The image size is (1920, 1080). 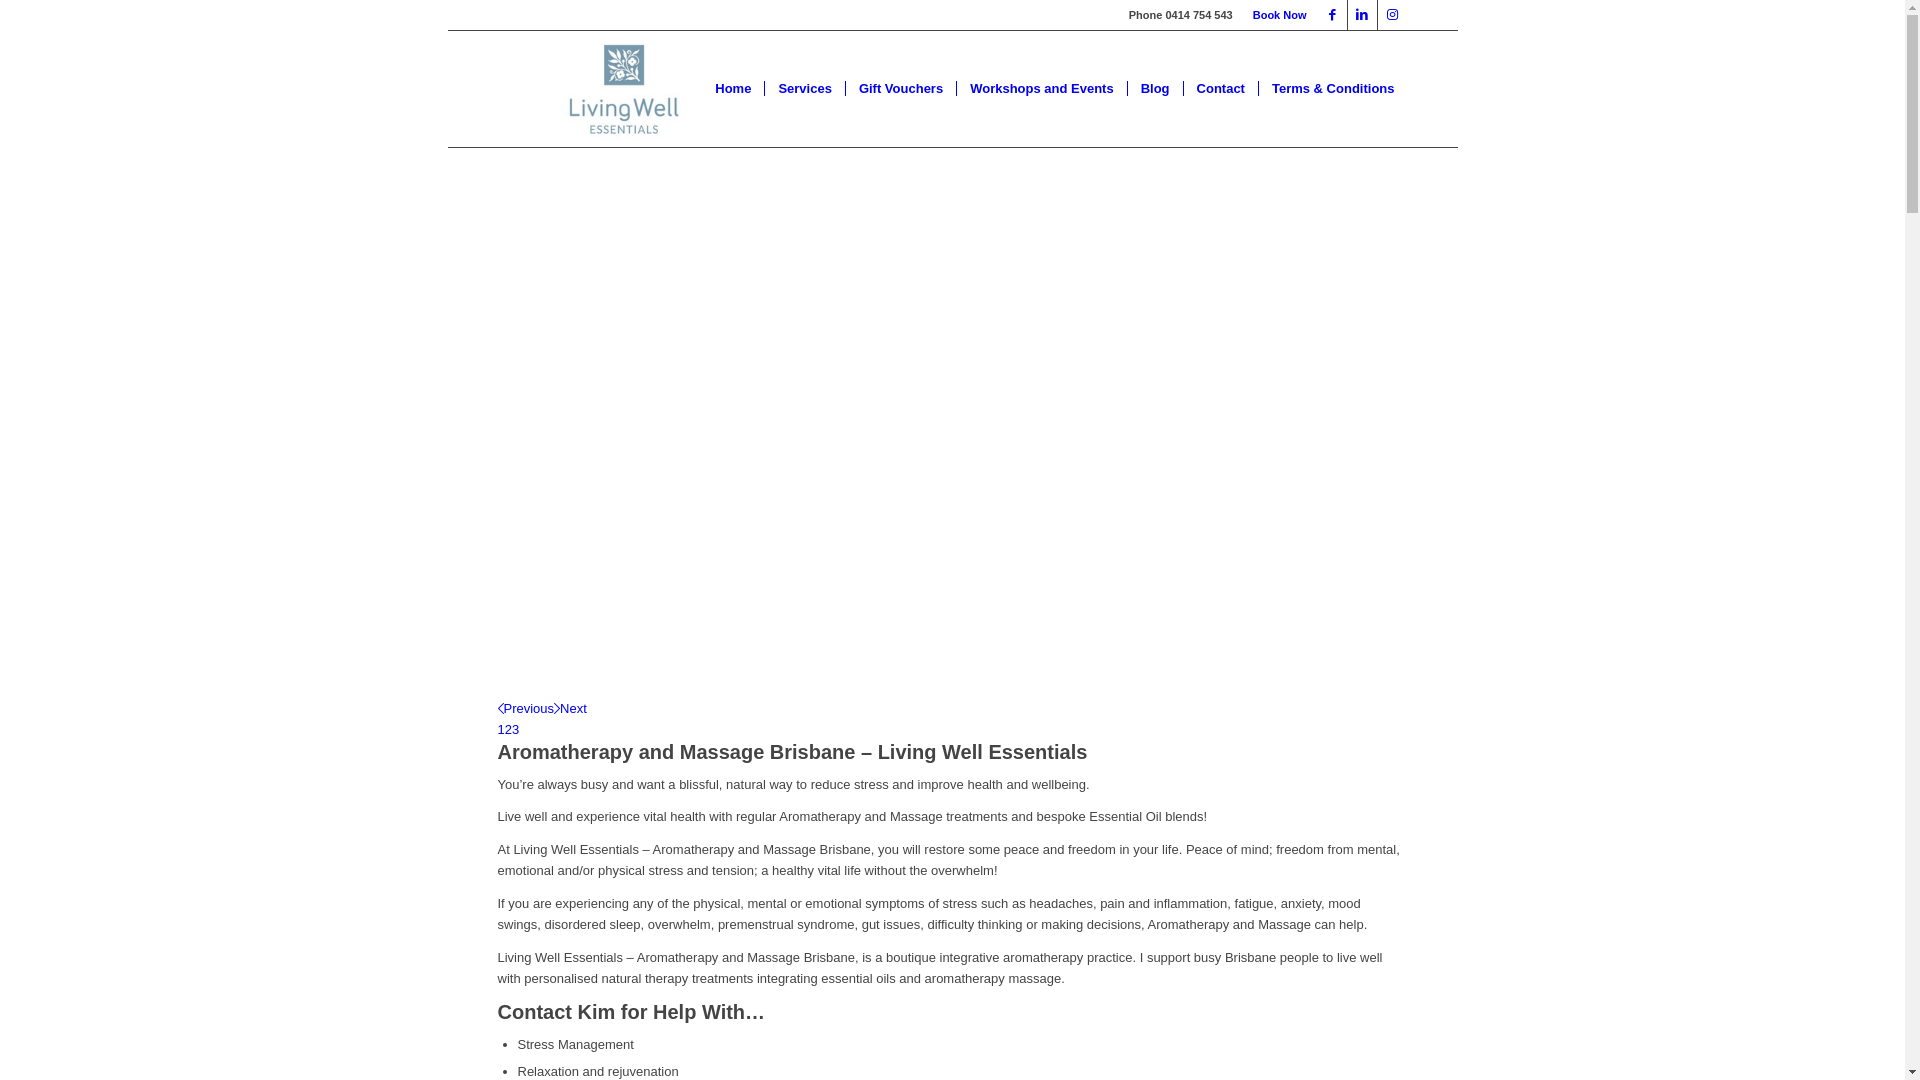 What do you see at coordinates (1219, 87) in the screenshot?
I see `'Contact'` at bounding box center [1219, 87].